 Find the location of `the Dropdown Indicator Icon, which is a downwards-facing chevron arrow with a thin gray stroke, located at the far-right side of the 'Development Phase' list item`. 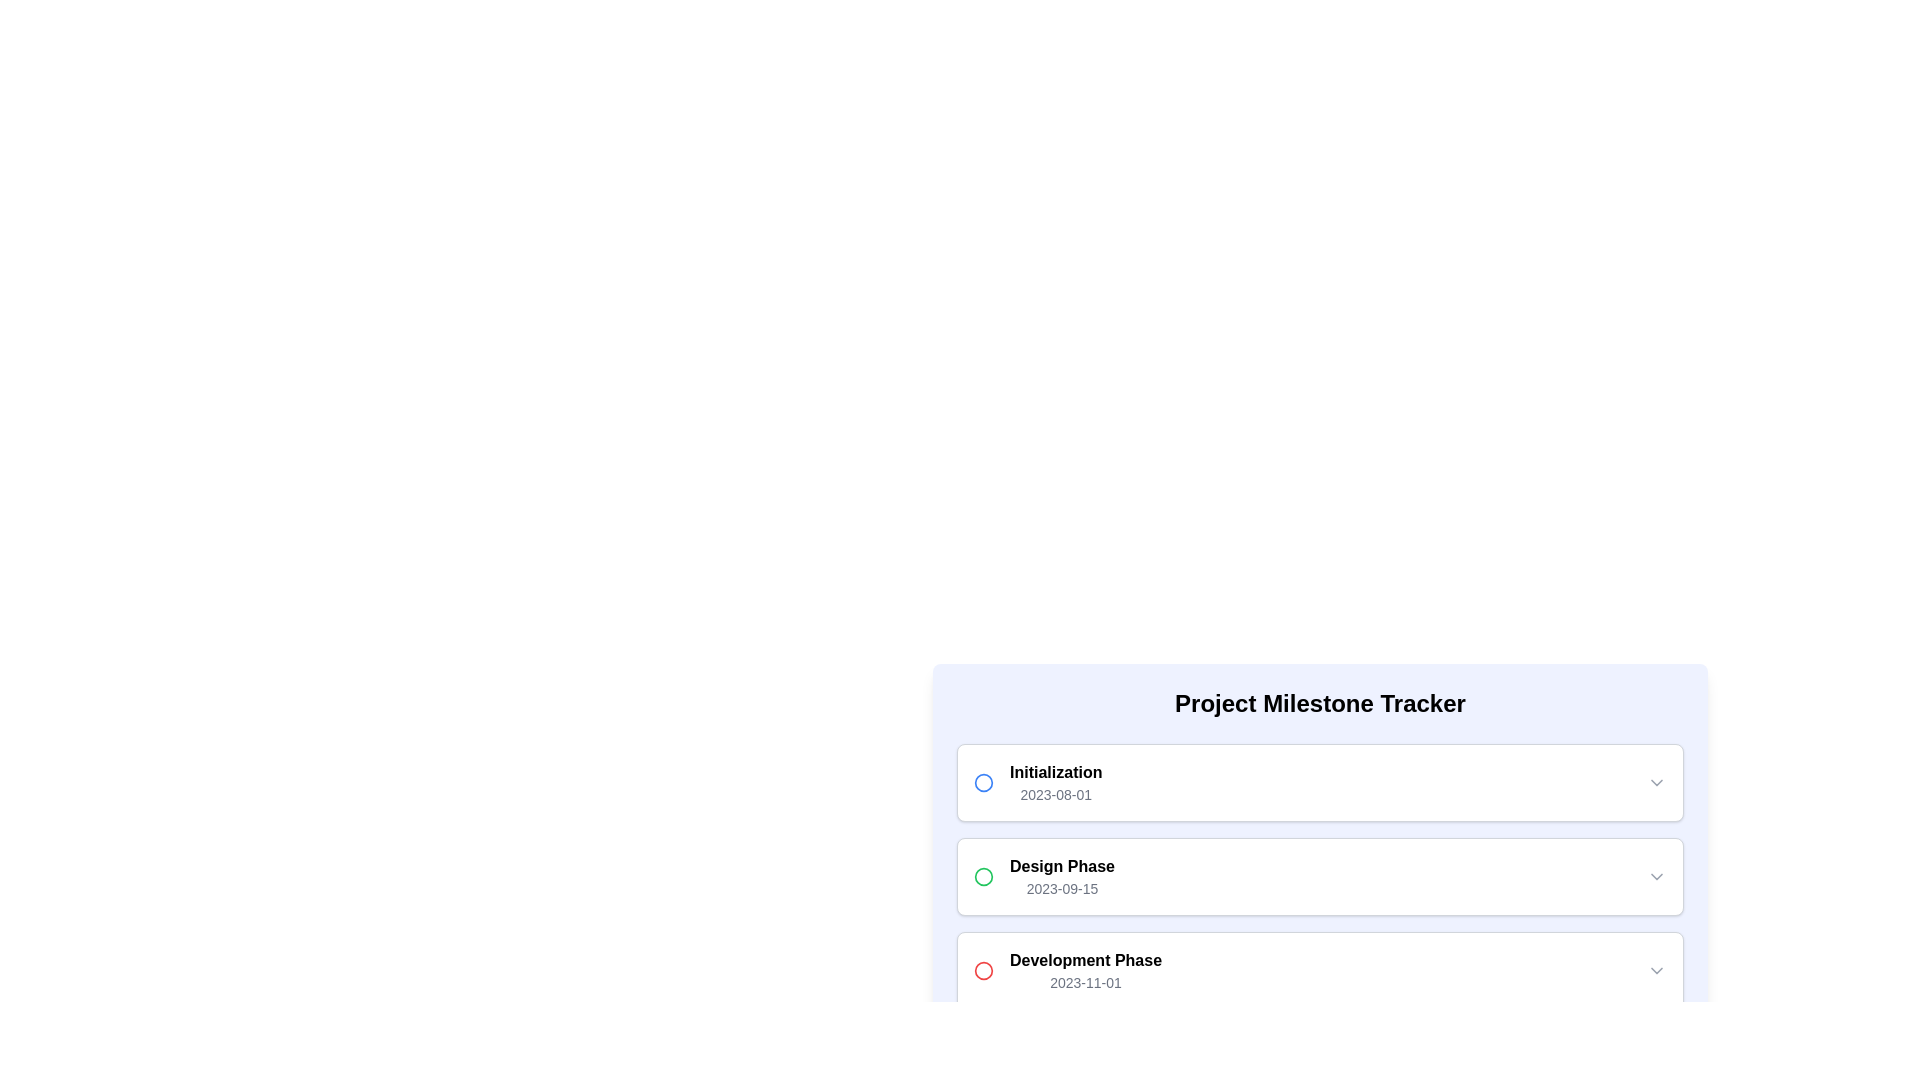

the Dropdown Indicator Icon, which is a downwards-facing chevron arrow with a thin gray stroke, located at the far-right side of the 'Development Phase' list item is located at coordinates (1656, 970).